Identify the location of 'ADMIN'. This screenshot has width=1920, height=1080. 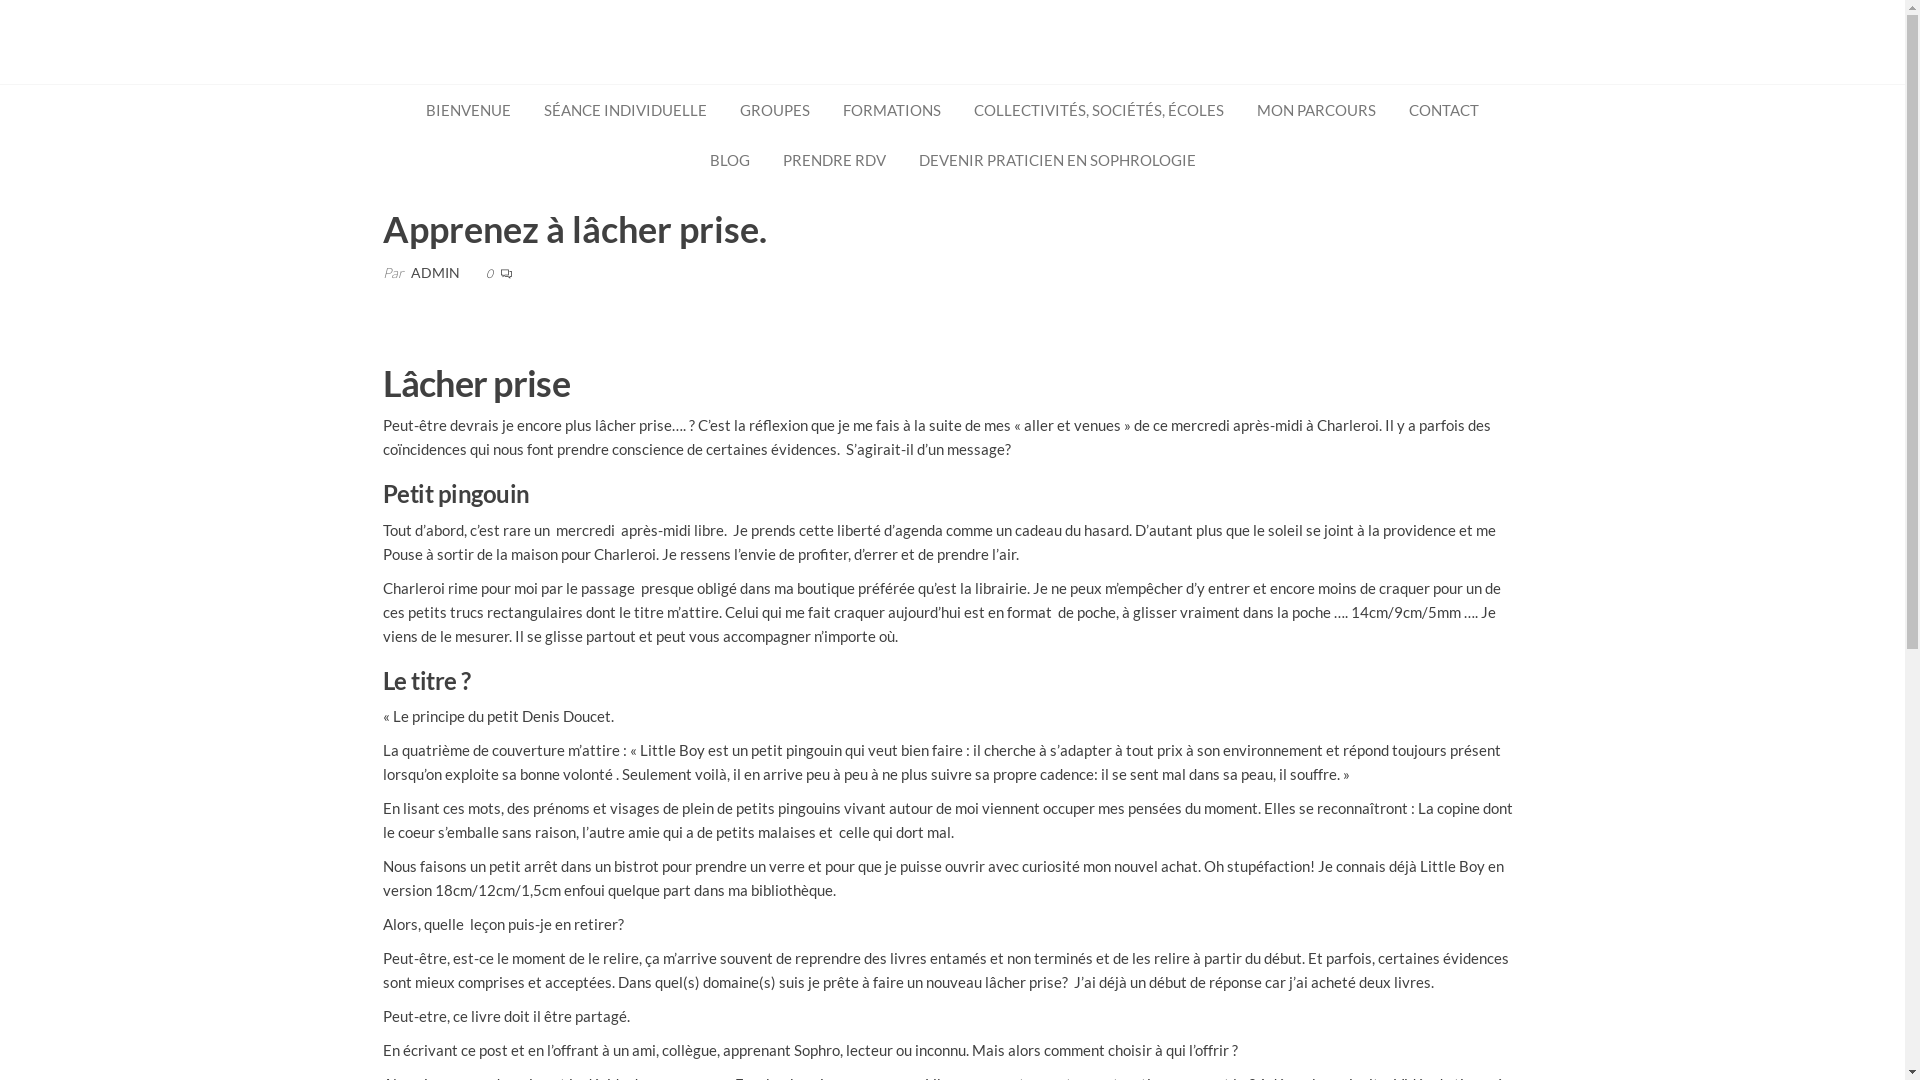
(433, 272).